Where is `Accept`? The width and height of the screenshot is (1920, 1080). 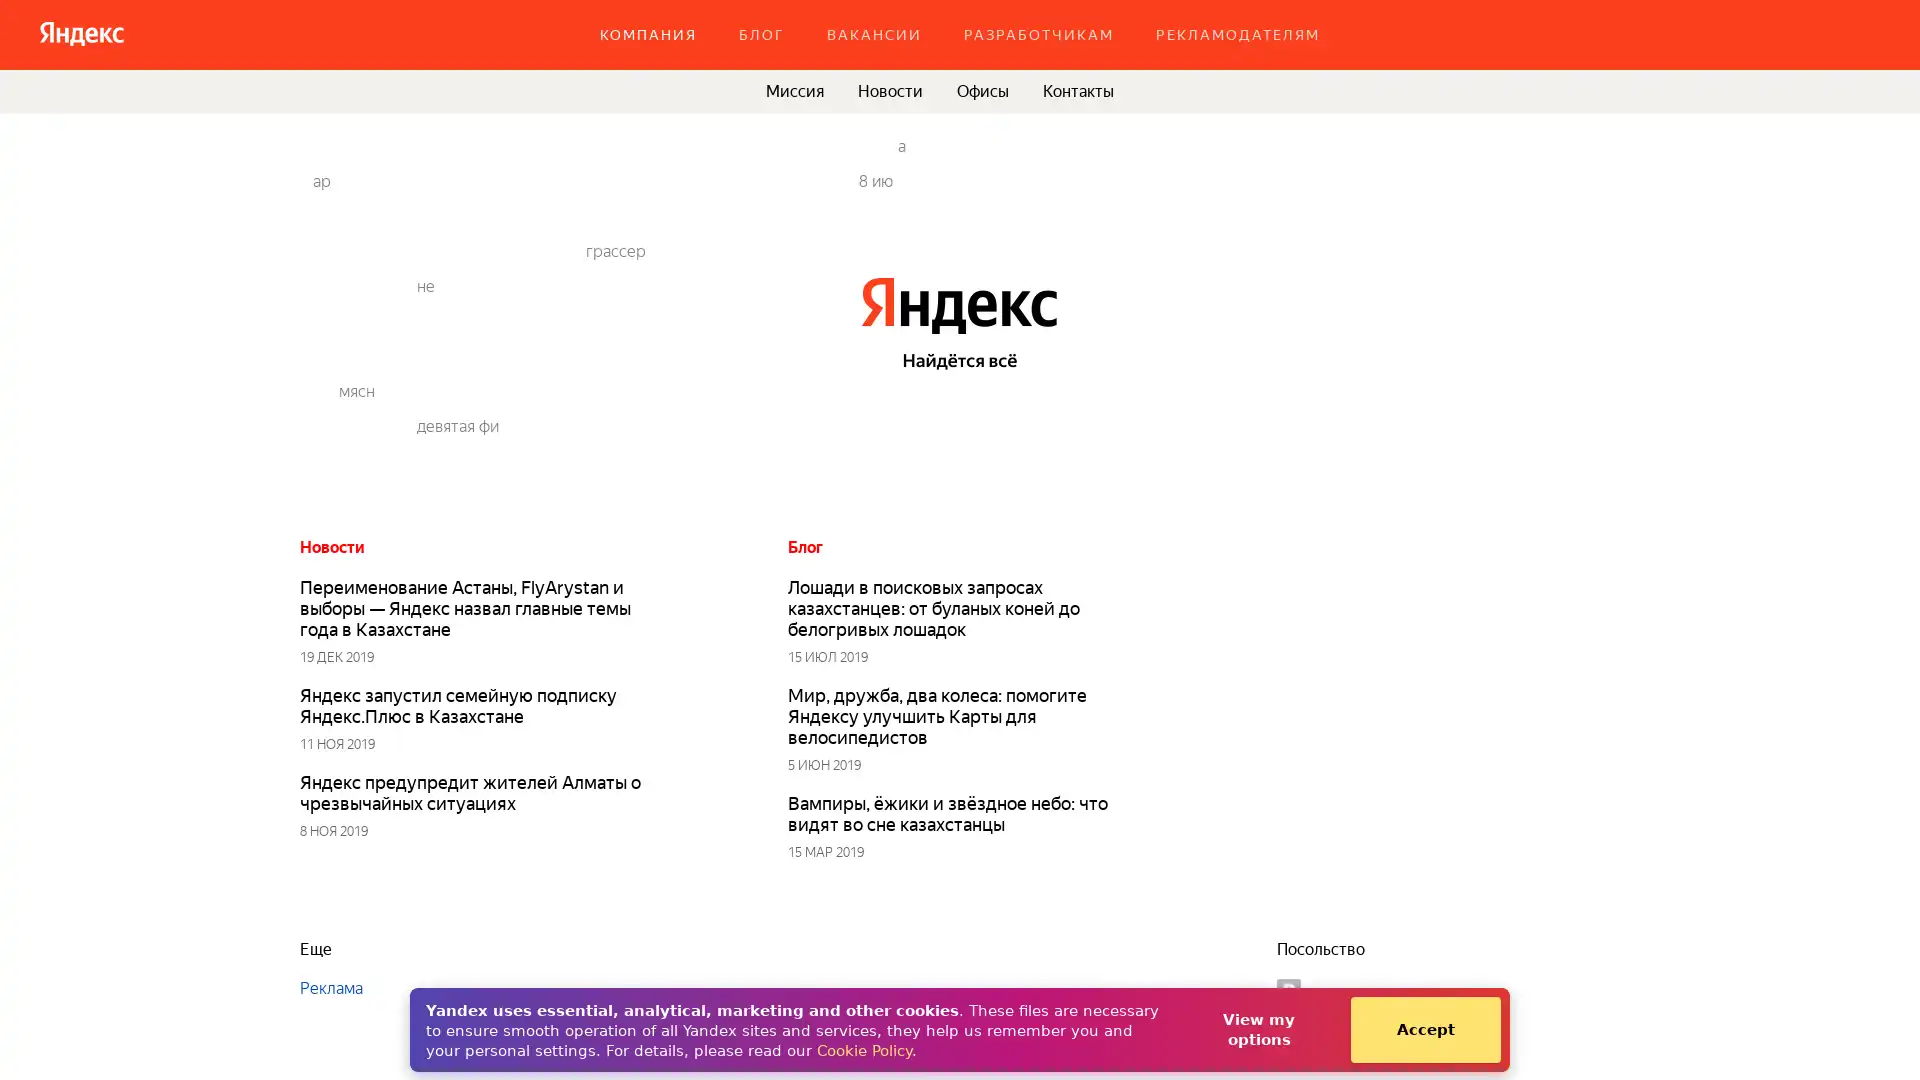 Accept is located at coordinates (1424, 1029).